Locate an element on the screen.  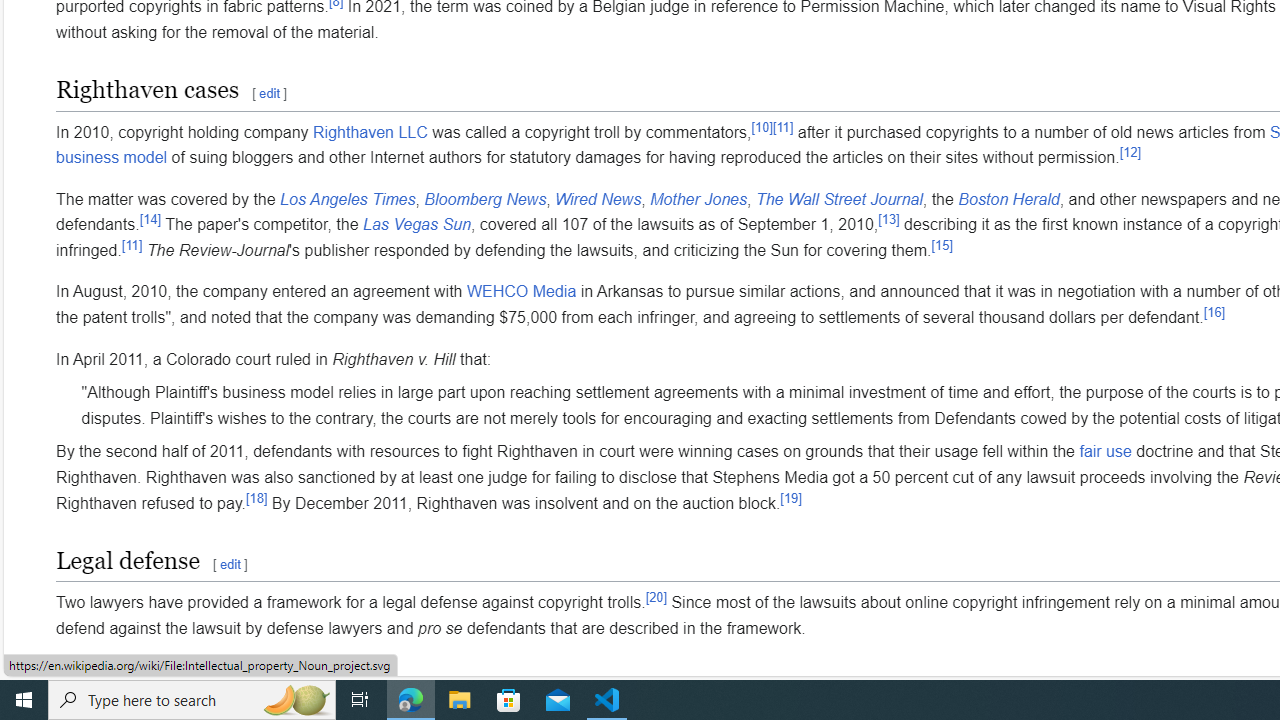
'Mother Jones' is located at coordinates (698, 199).